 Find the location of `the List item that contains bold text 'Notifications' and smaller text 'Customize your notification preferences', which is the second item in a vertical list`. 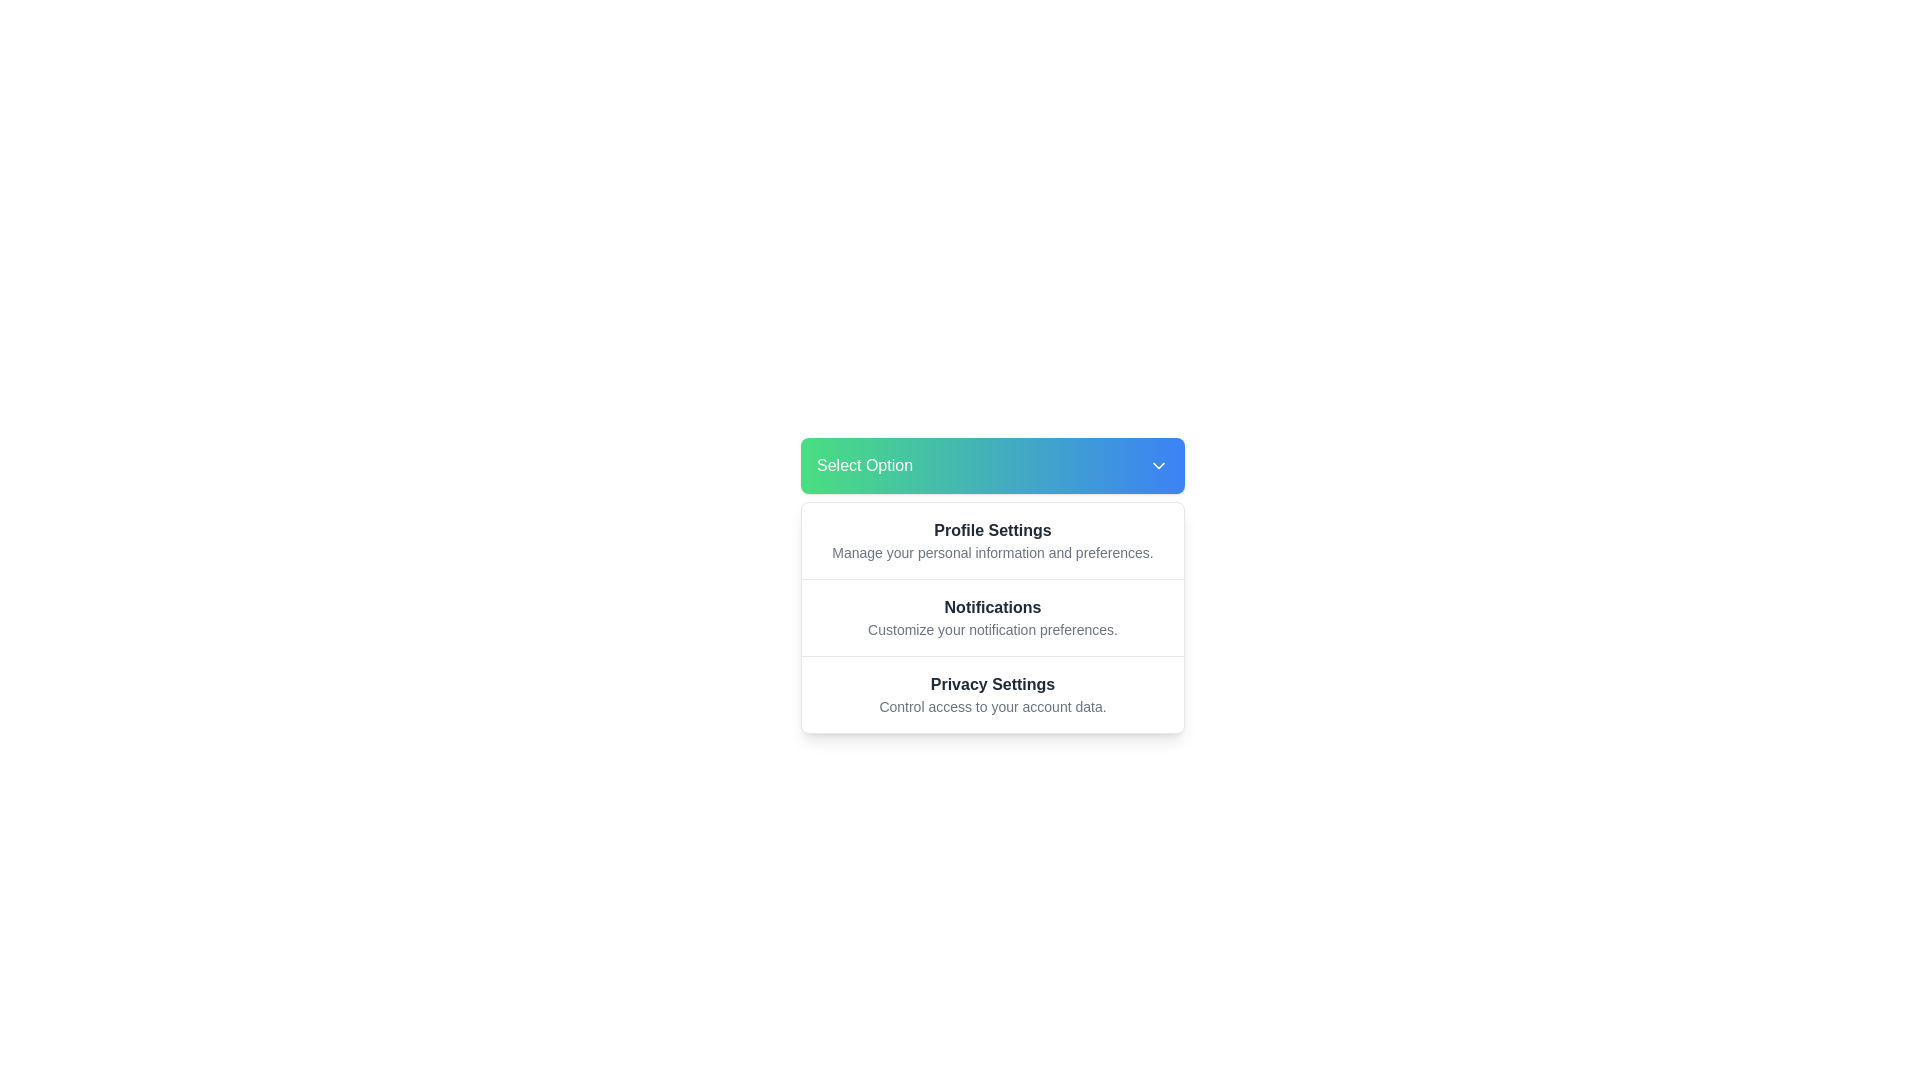

the List item that contains bold text 'Notifications' and smaller text 'Customize your notification preferences', which is the second item in a vertical list is located at coordinates (993, 616).